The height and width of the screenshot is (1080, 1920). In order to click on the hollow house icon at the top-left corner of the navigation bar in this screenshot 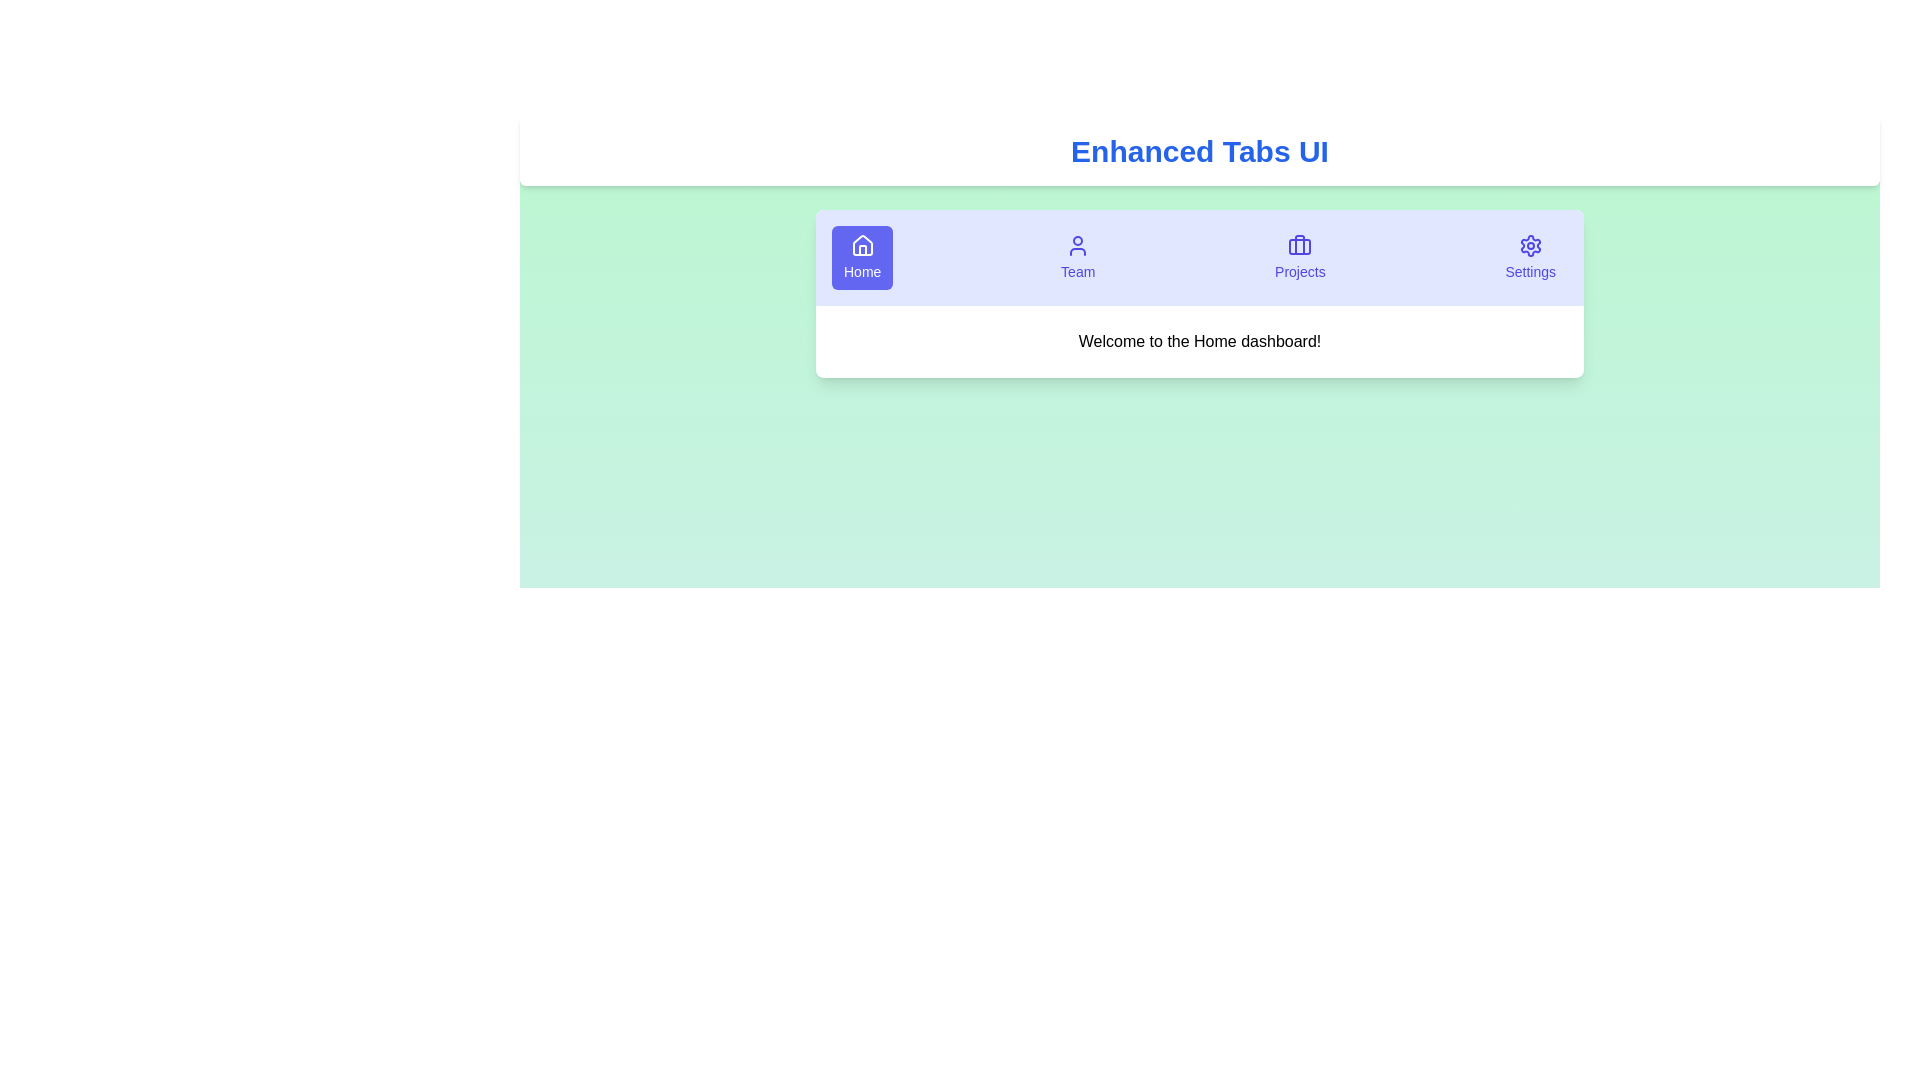, I will do `click(862, 245)`.